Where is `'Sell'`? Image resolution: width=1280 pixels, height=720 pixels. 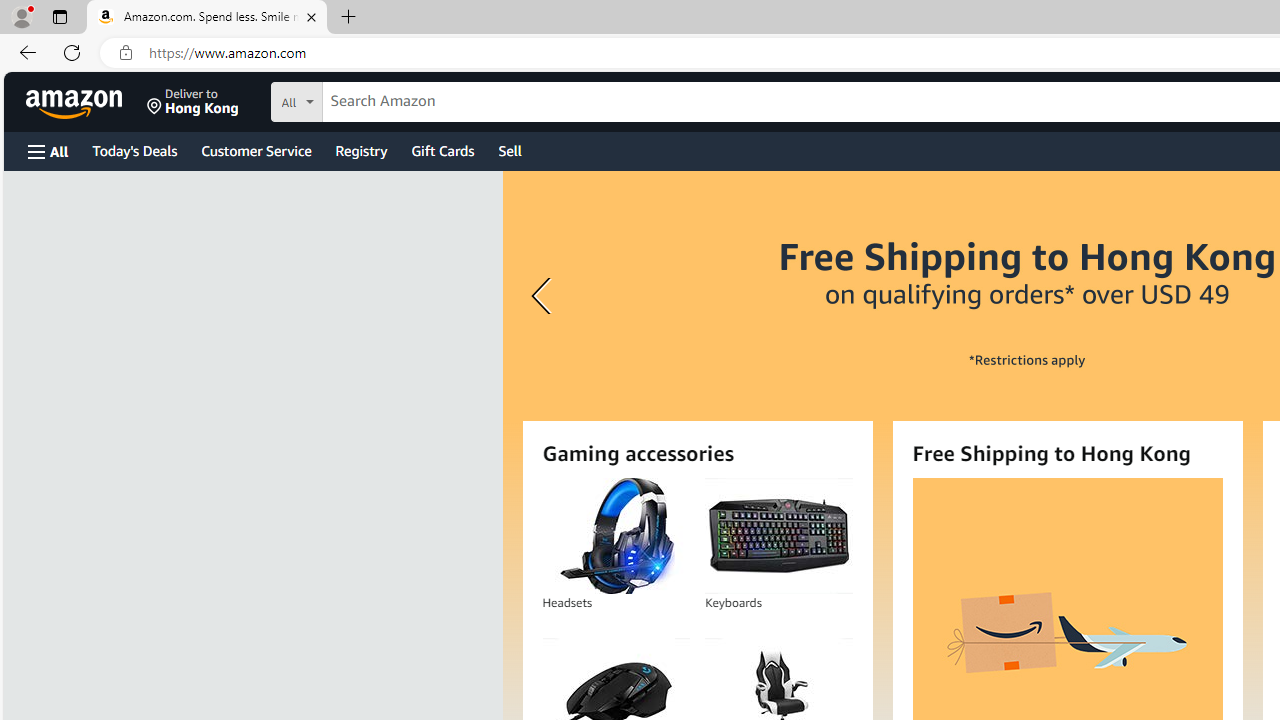
'Sell' is located at coordinates (510, 149).